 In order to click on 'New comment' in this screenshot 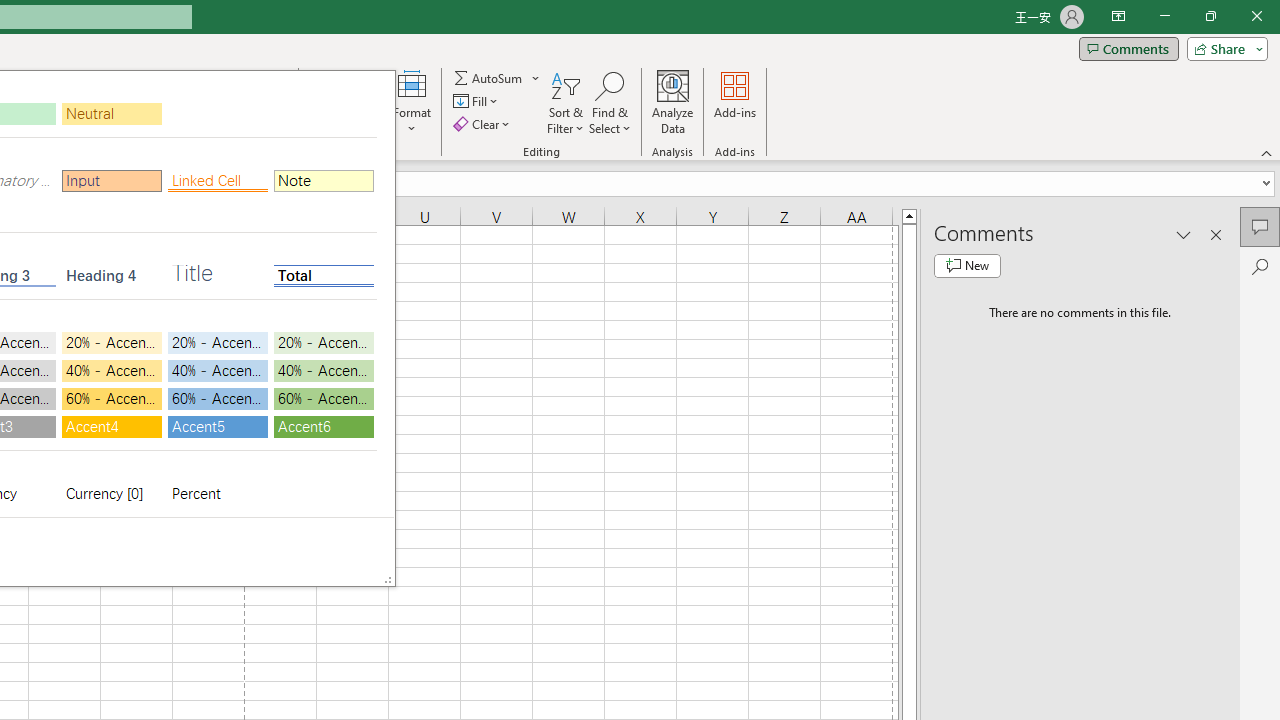, I will do `click(967, 265)`.